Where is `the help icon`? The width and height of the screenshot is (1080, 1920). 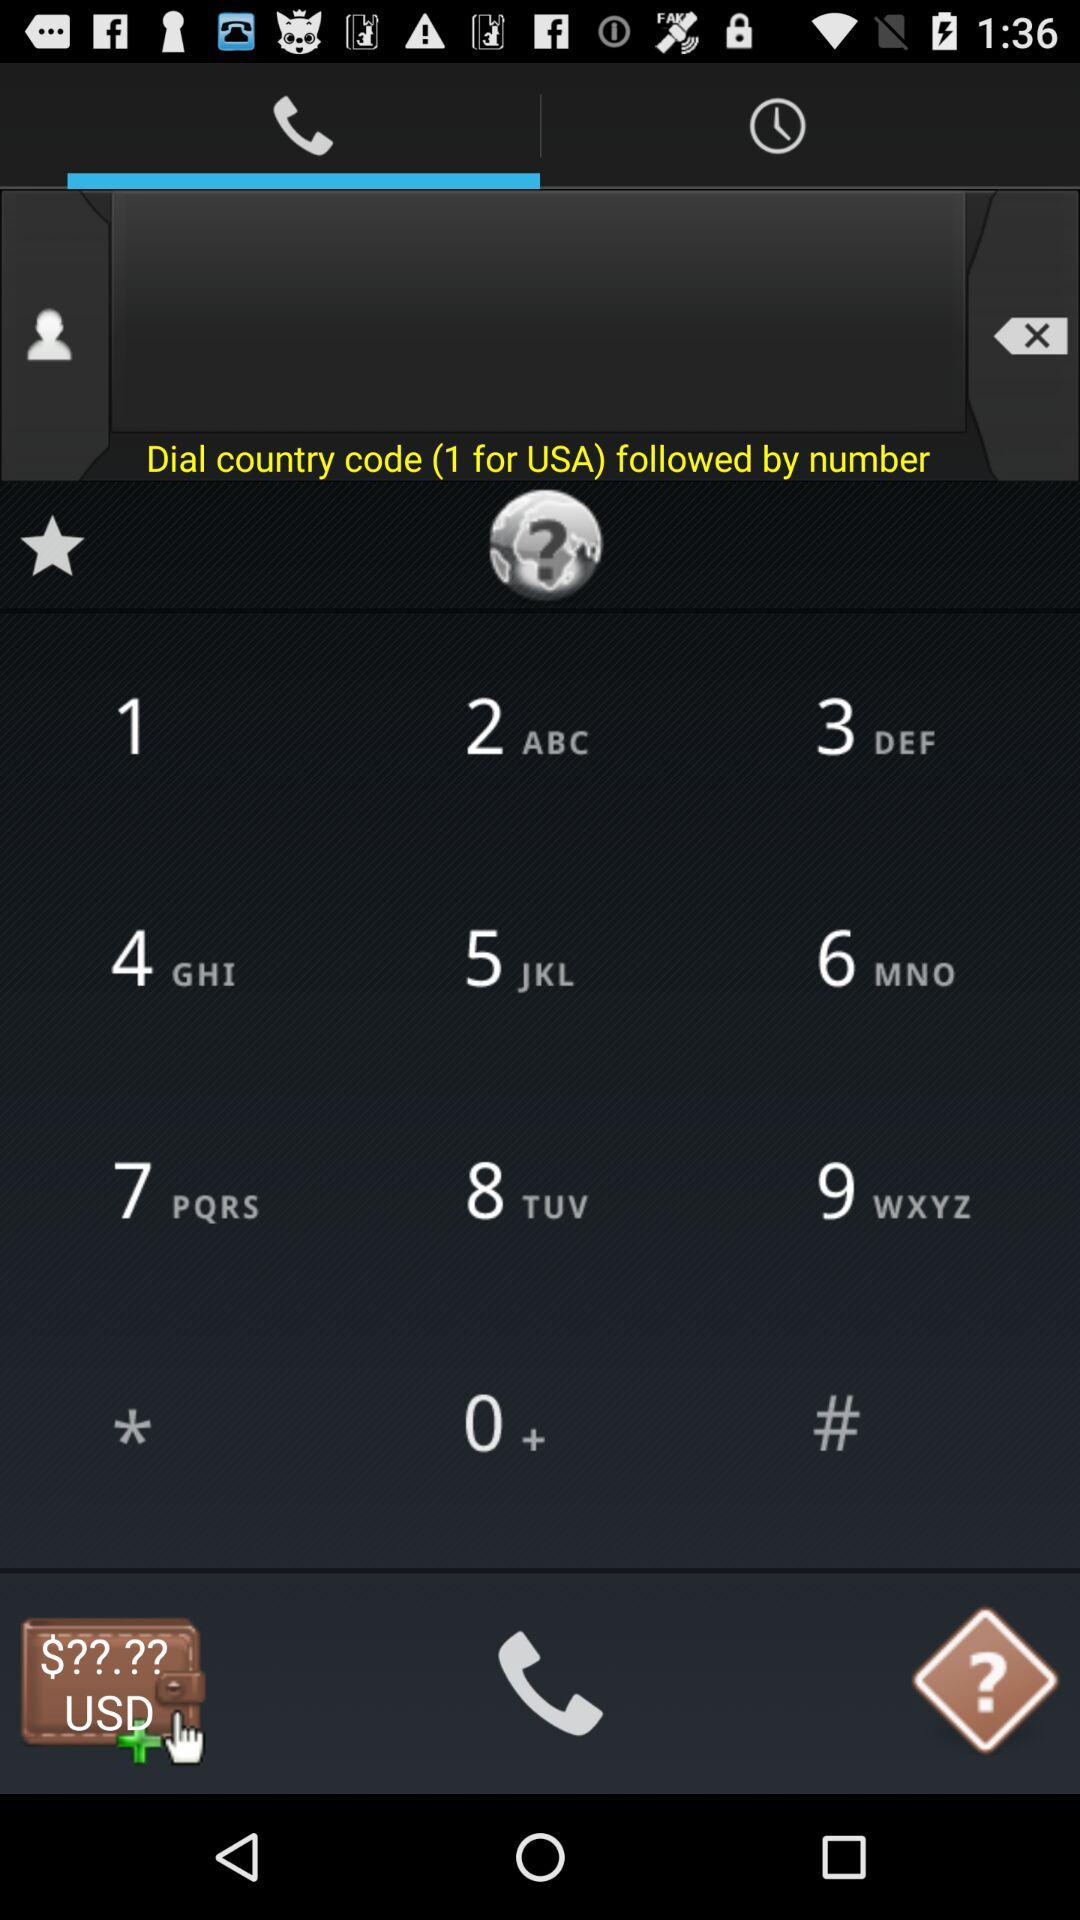
the help icon is located at coordinates (545, 582).